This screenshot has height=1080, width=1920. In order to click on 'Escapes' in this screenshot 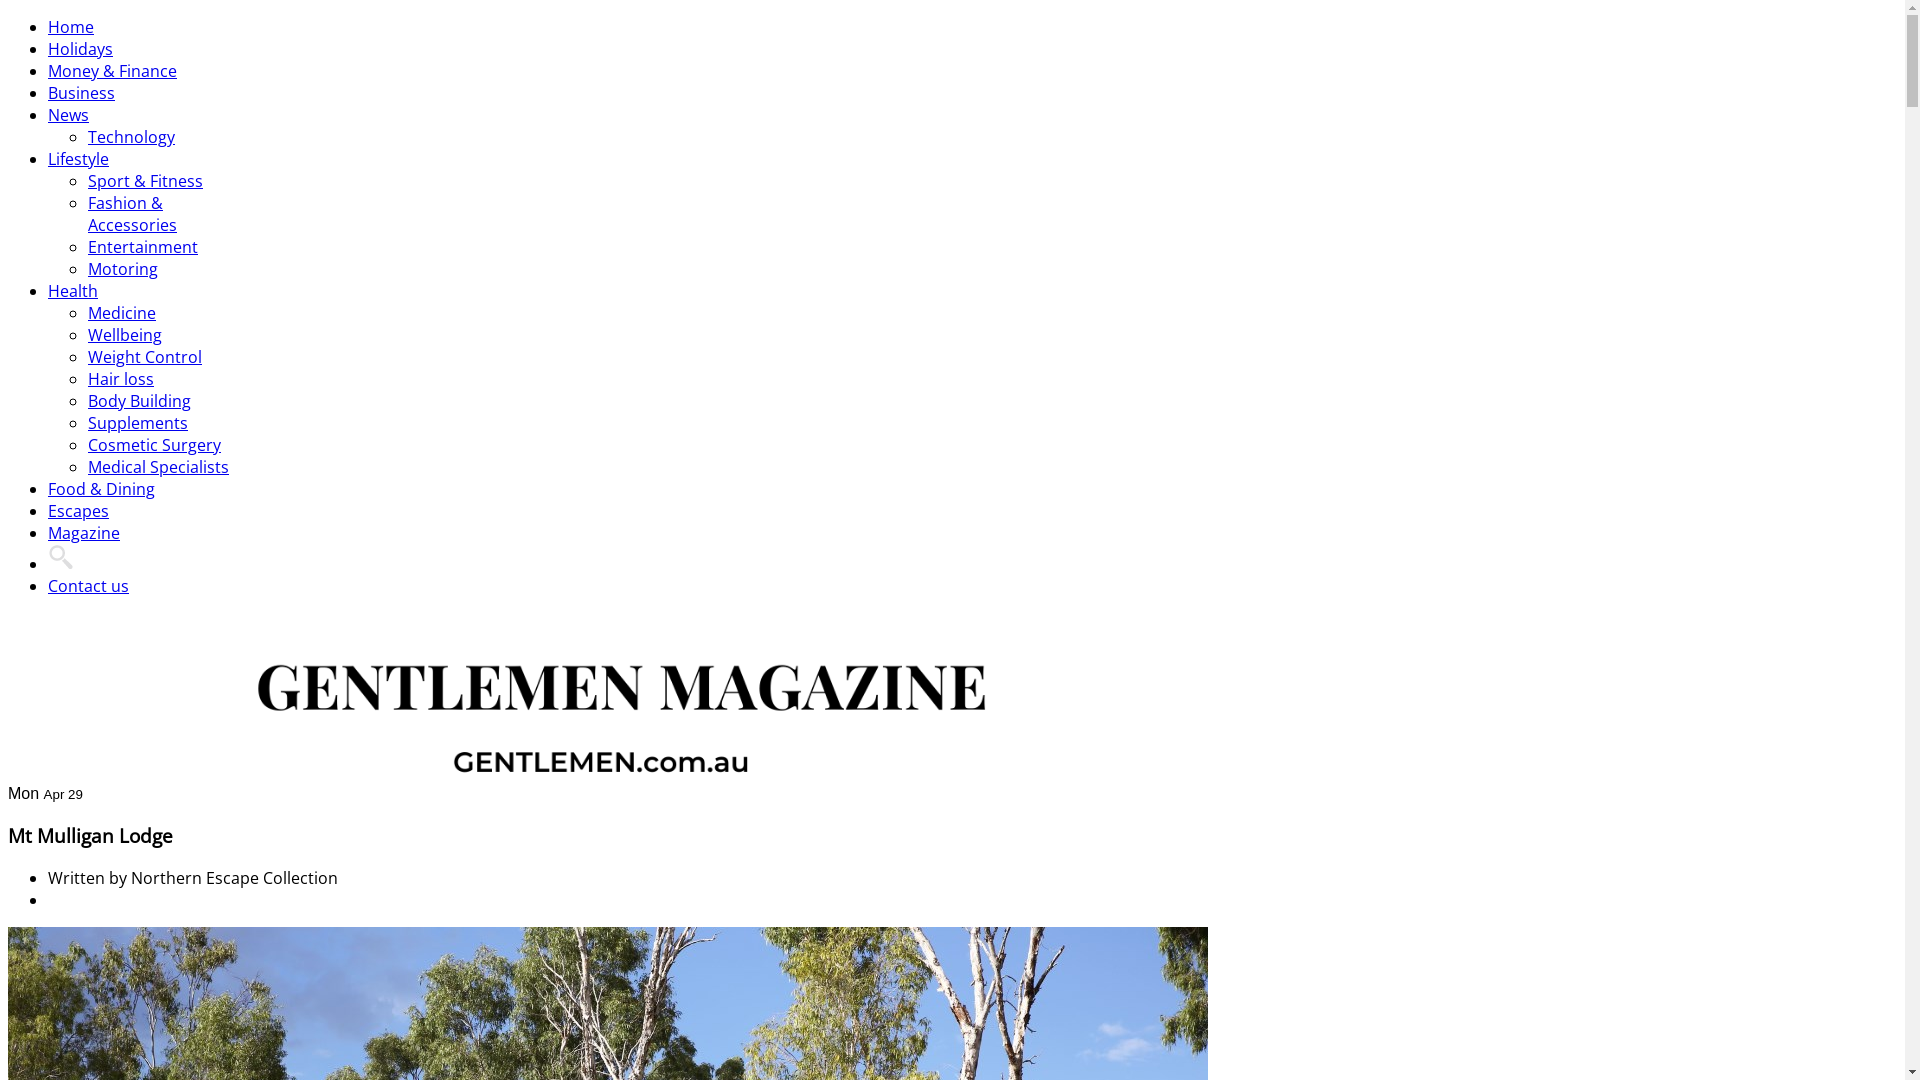, I will do `click(48, 509)`.